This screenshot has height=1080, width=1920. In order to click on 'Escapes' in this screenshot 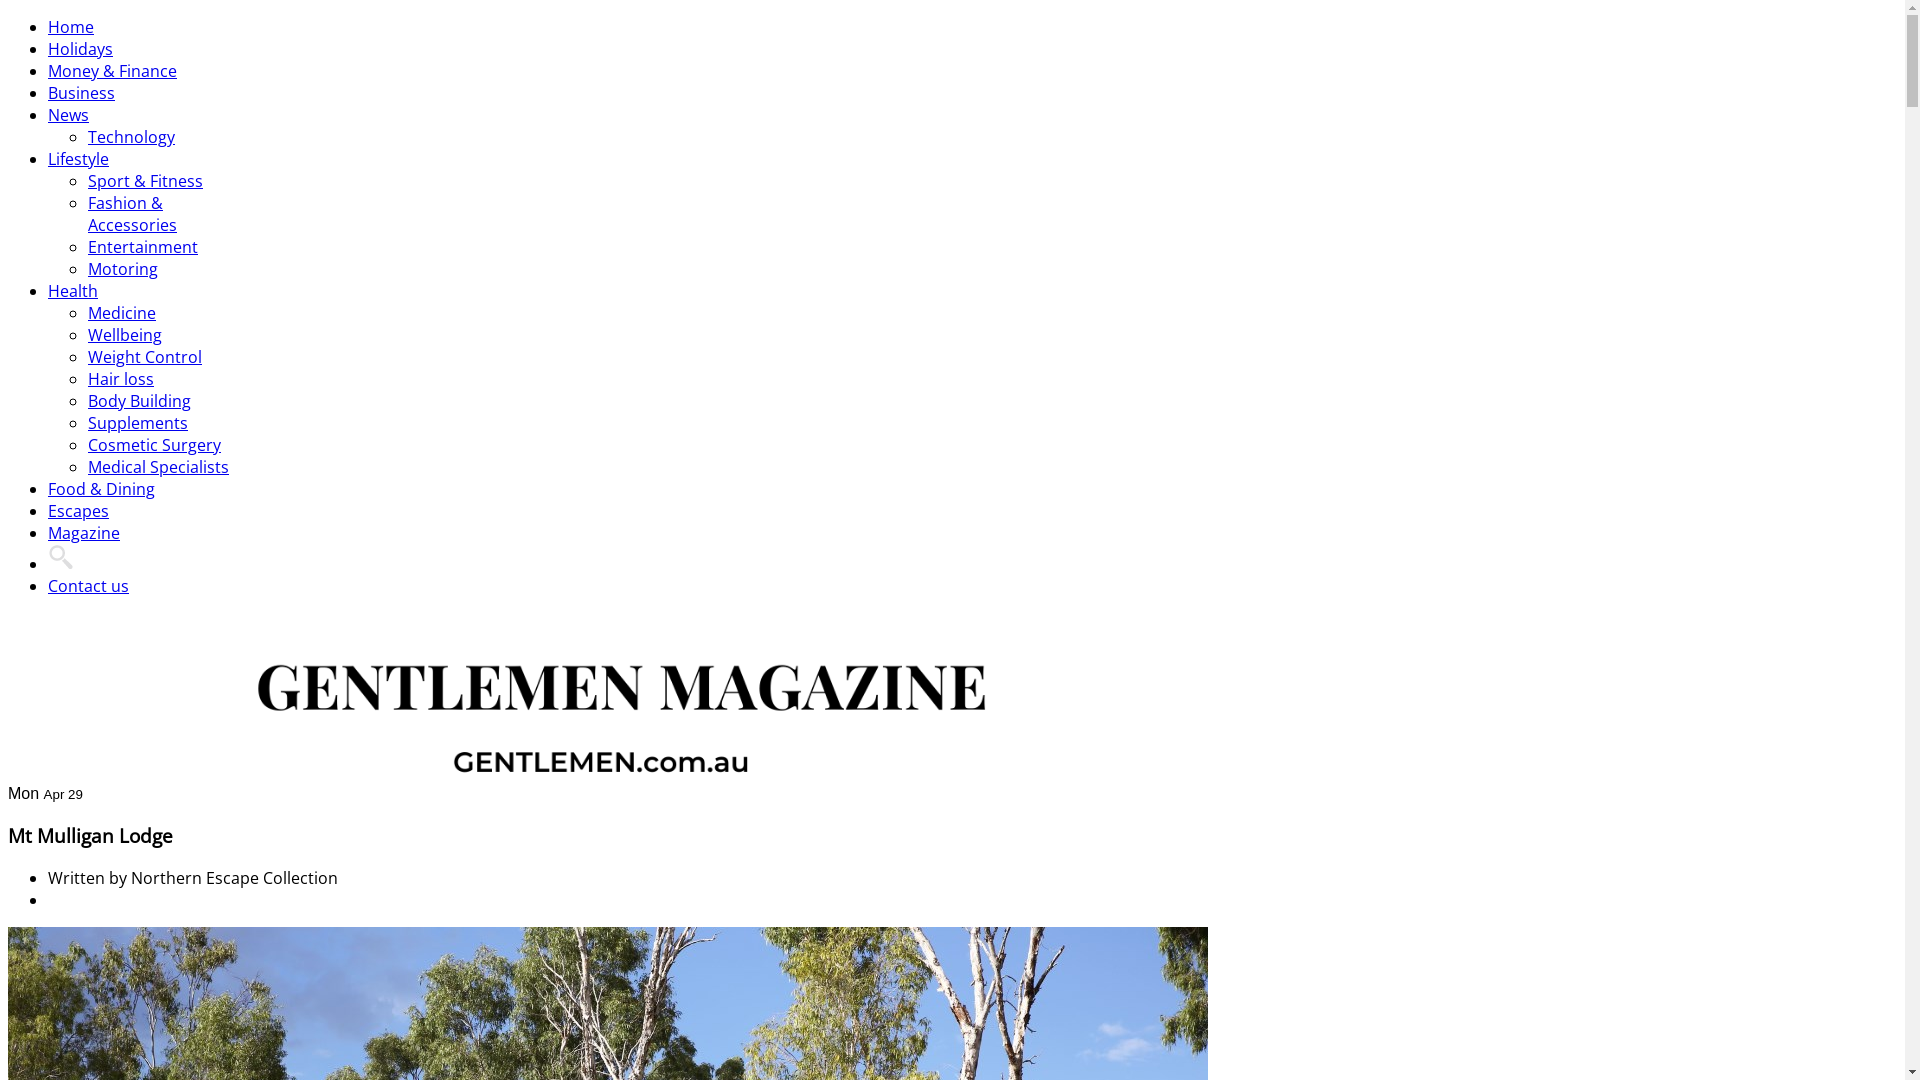, I will do `click(48, 509)`.